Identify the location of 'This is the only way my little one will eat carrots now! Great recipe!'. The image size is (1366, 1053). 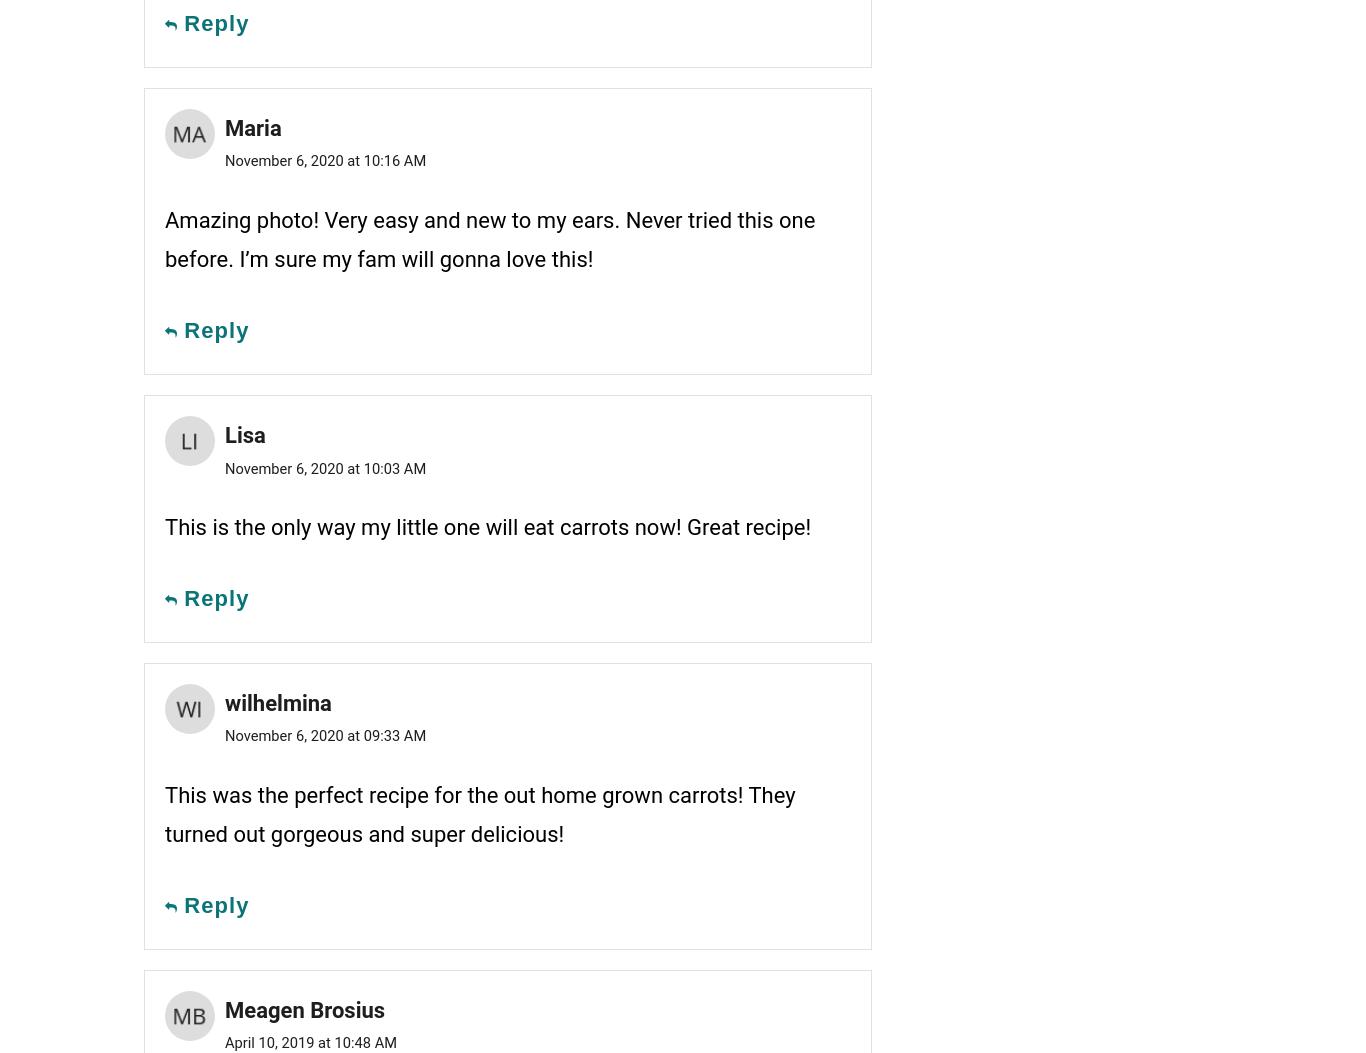
(487, 526).